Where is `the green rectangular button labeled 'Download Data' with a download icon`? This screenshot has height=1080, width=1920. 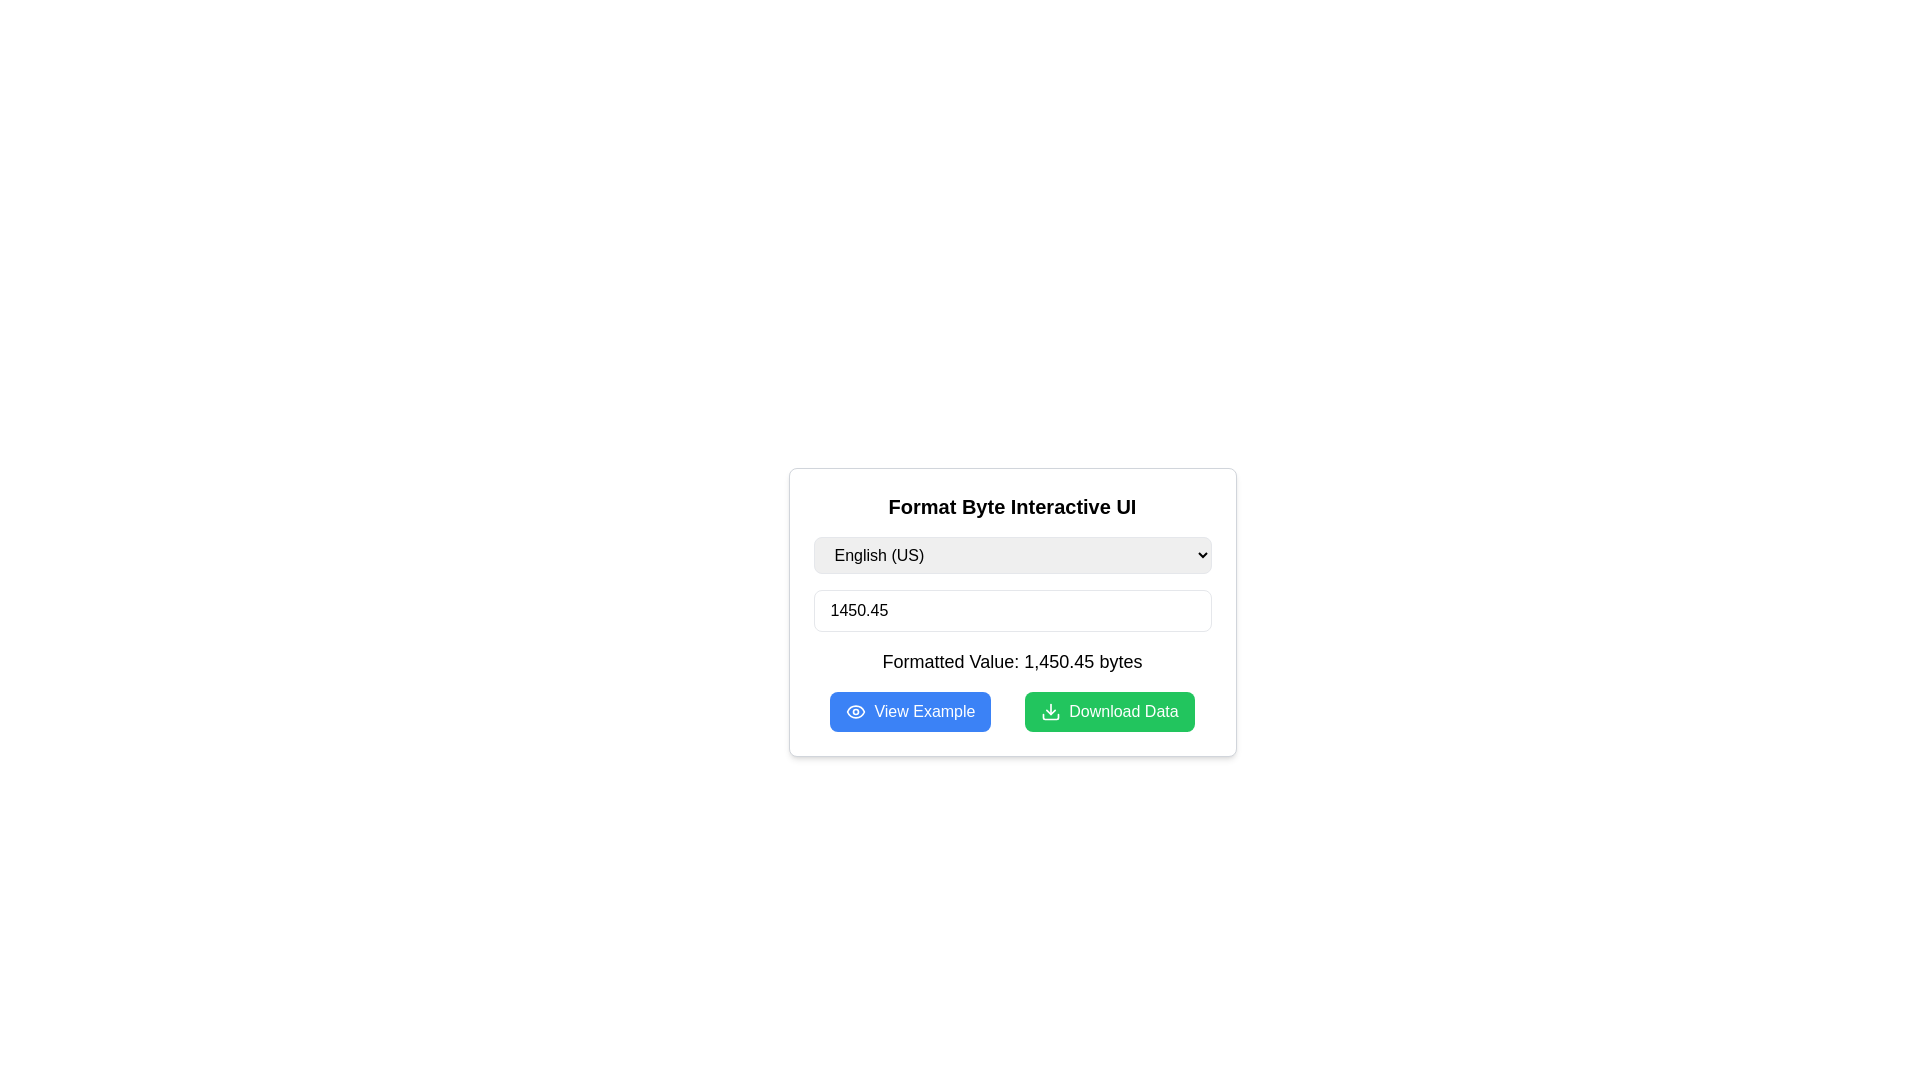
the green rectangular button labeled 'Download Data' with a download icon is located at coordinates (1108, 711).